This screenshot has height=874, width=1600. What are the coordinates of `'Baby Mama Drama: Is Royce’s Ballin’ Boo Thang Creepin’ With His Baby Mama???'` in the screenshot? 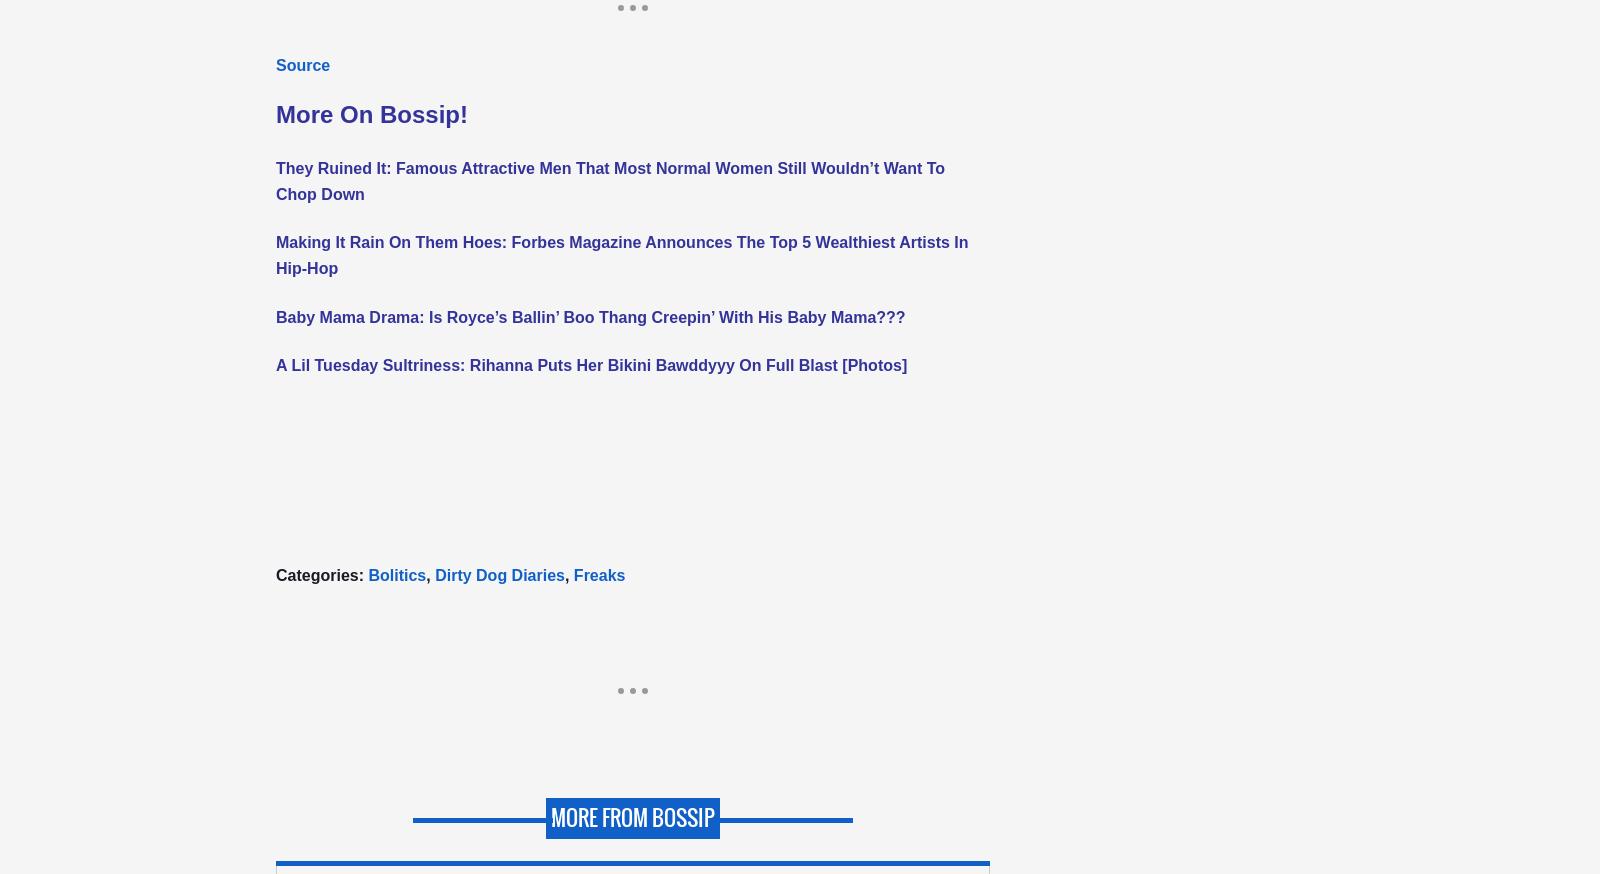 It's located at (589, 315).